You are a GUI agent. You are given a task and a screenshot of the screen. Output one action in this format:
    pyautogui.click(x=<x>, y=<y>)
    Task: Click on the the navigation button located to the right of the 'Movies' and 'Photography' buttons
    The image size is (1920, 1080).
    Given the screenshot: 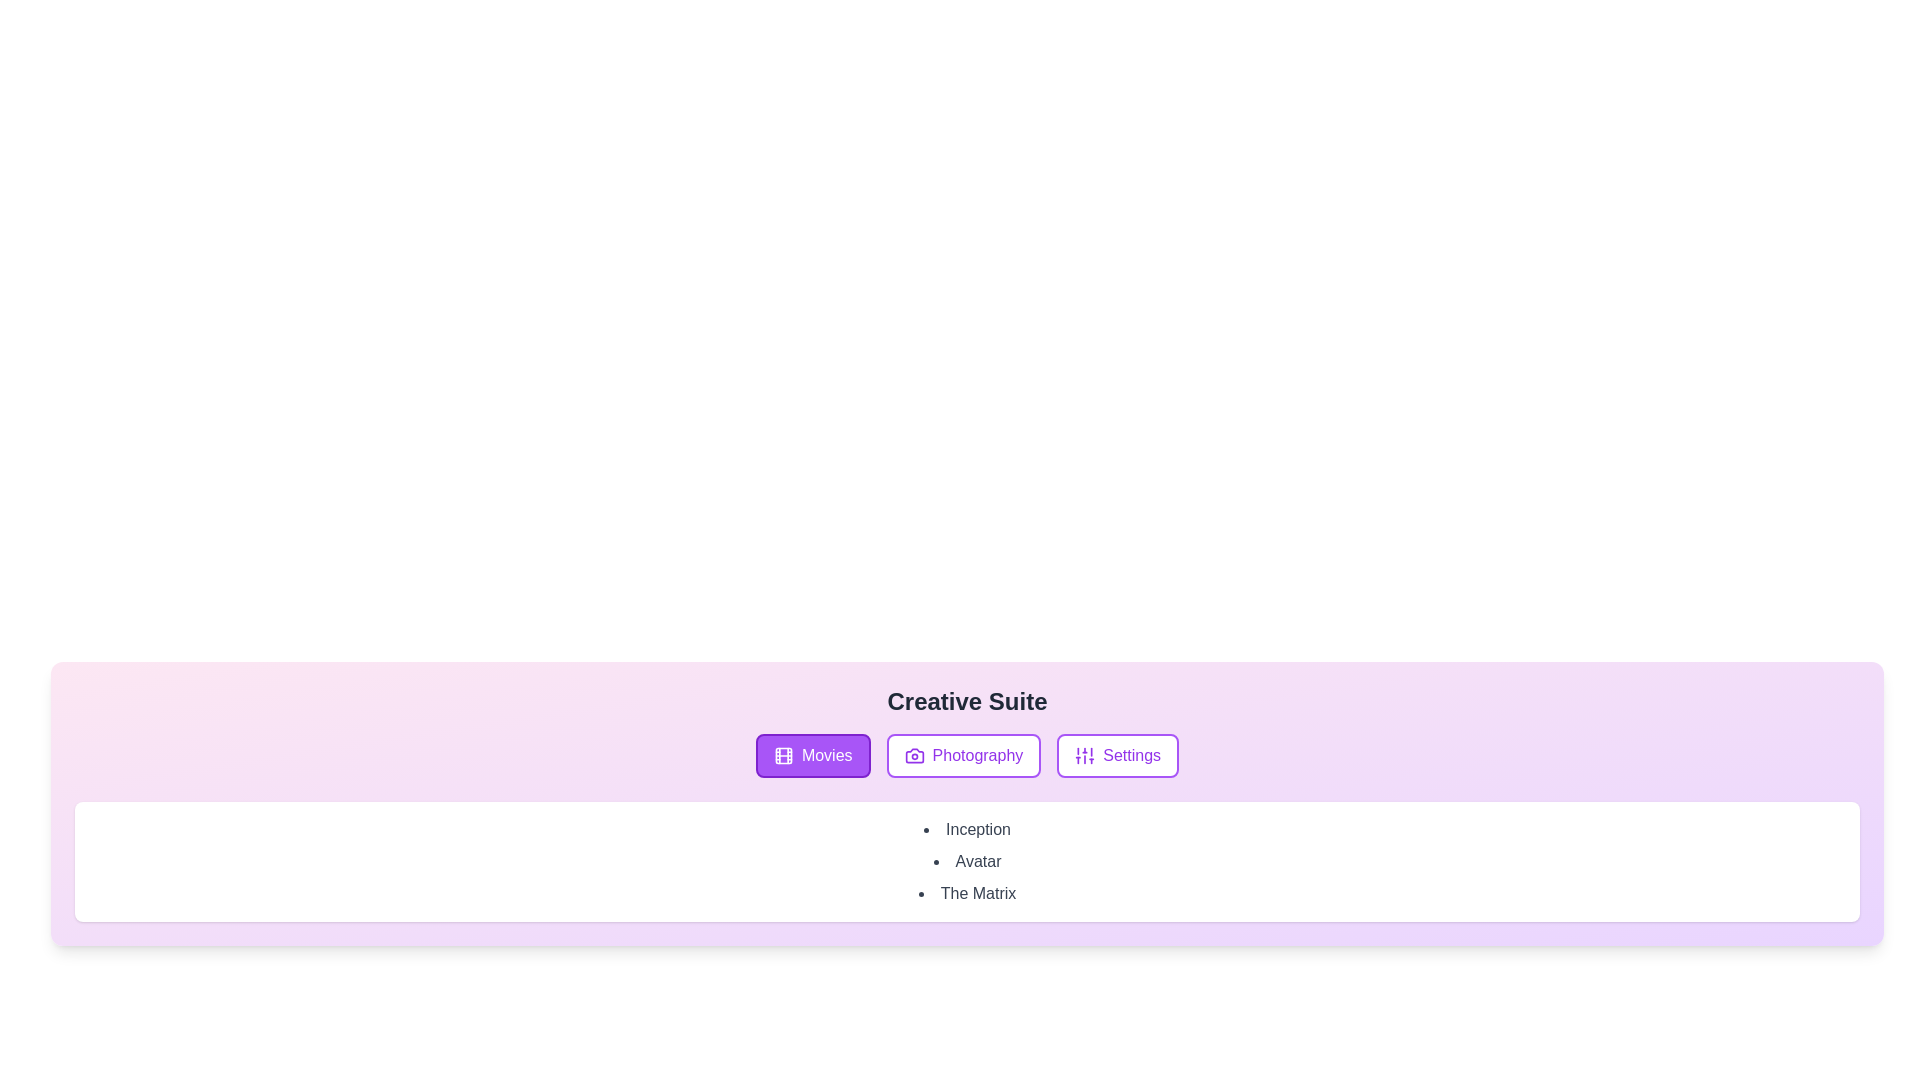 What is the action you would take?
    pyautogui.click(x=1117, y=756)
    